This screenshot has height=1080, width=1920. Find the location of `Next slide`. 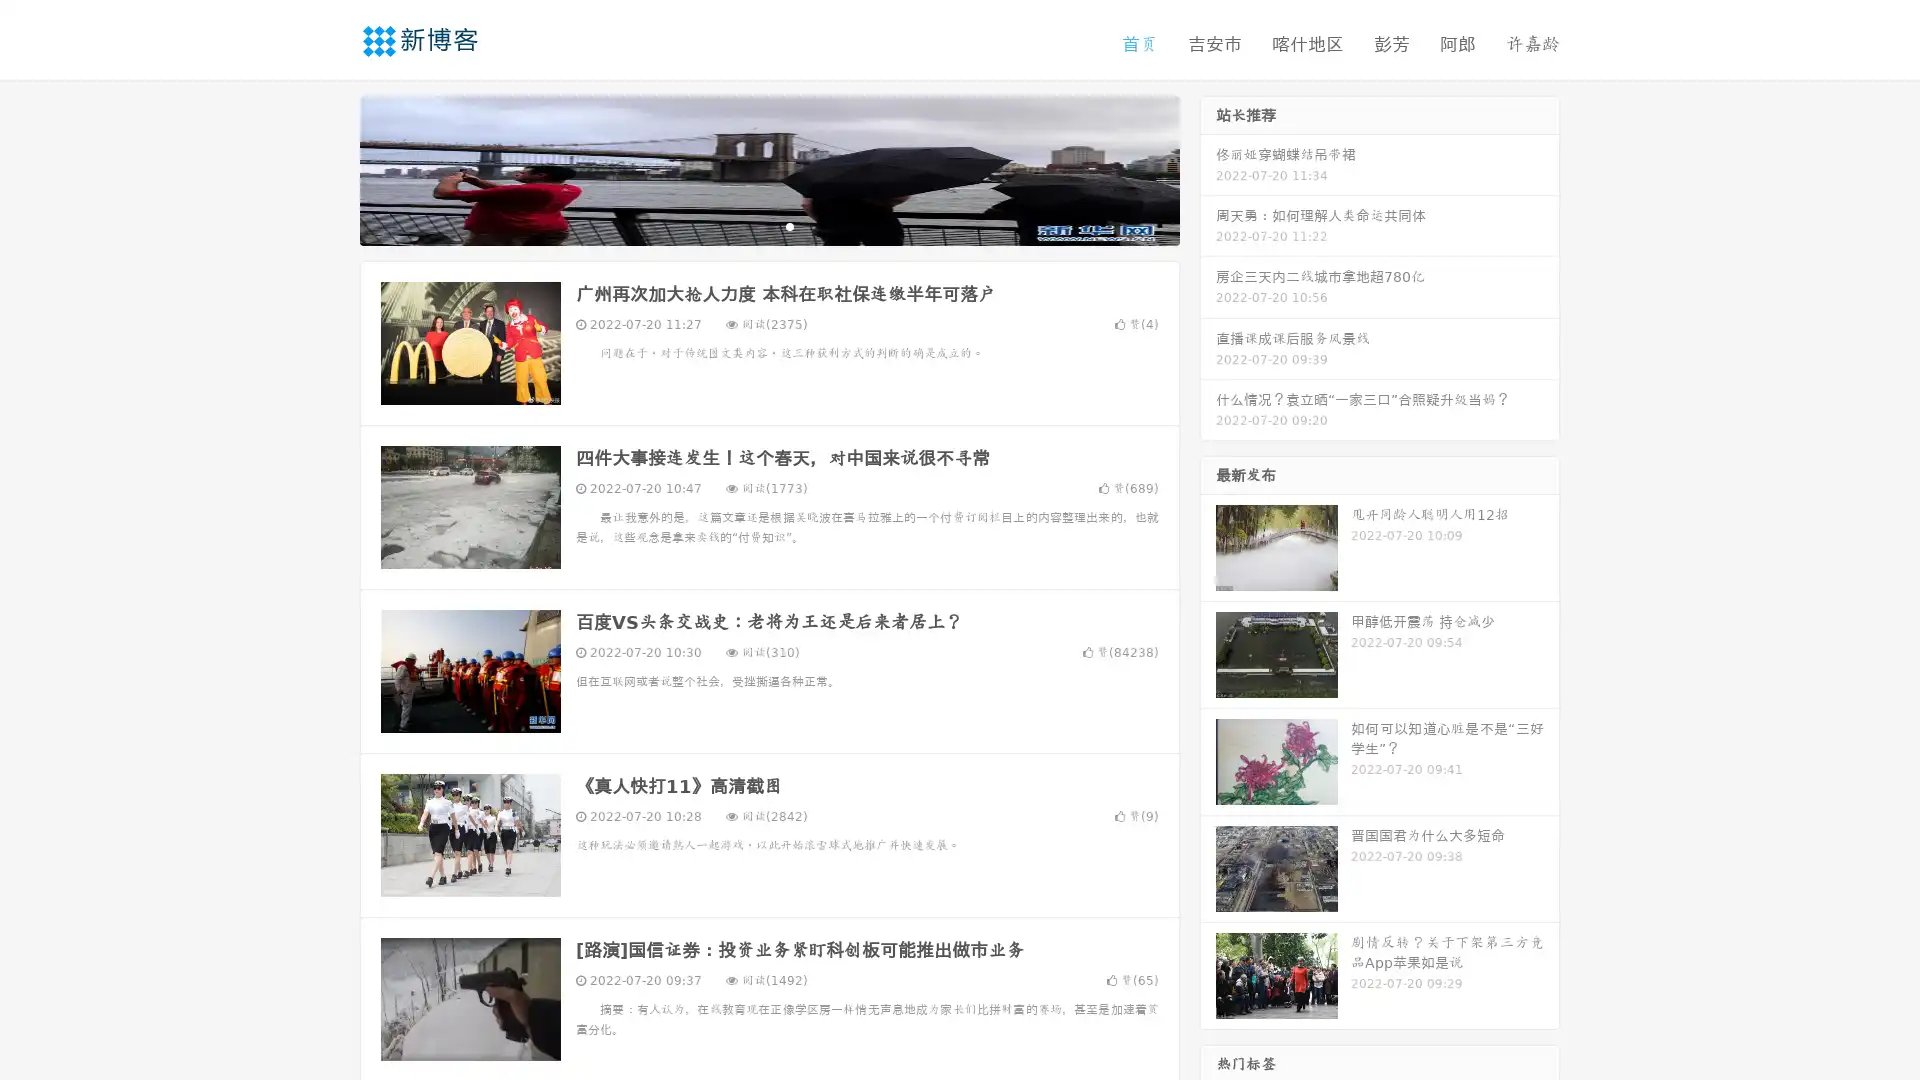

Next slide is located at coordinates (1208, 168).